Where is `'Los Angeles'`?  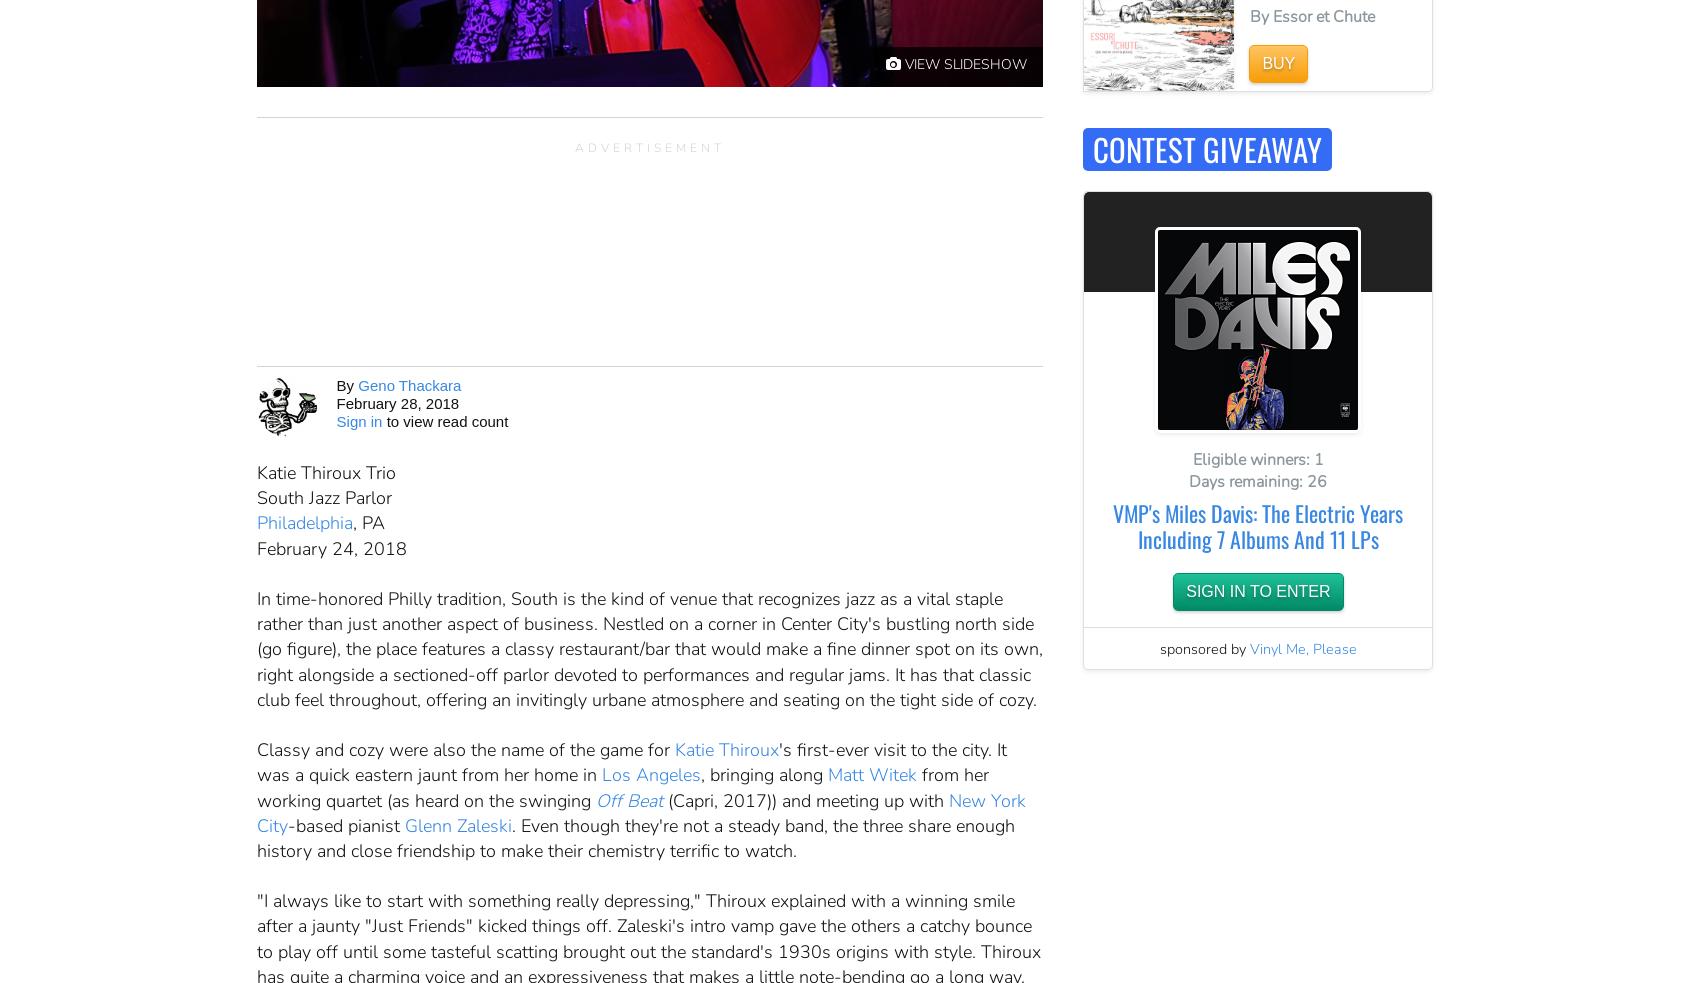
'Los Angeles' is located at coordinates (650, 773).